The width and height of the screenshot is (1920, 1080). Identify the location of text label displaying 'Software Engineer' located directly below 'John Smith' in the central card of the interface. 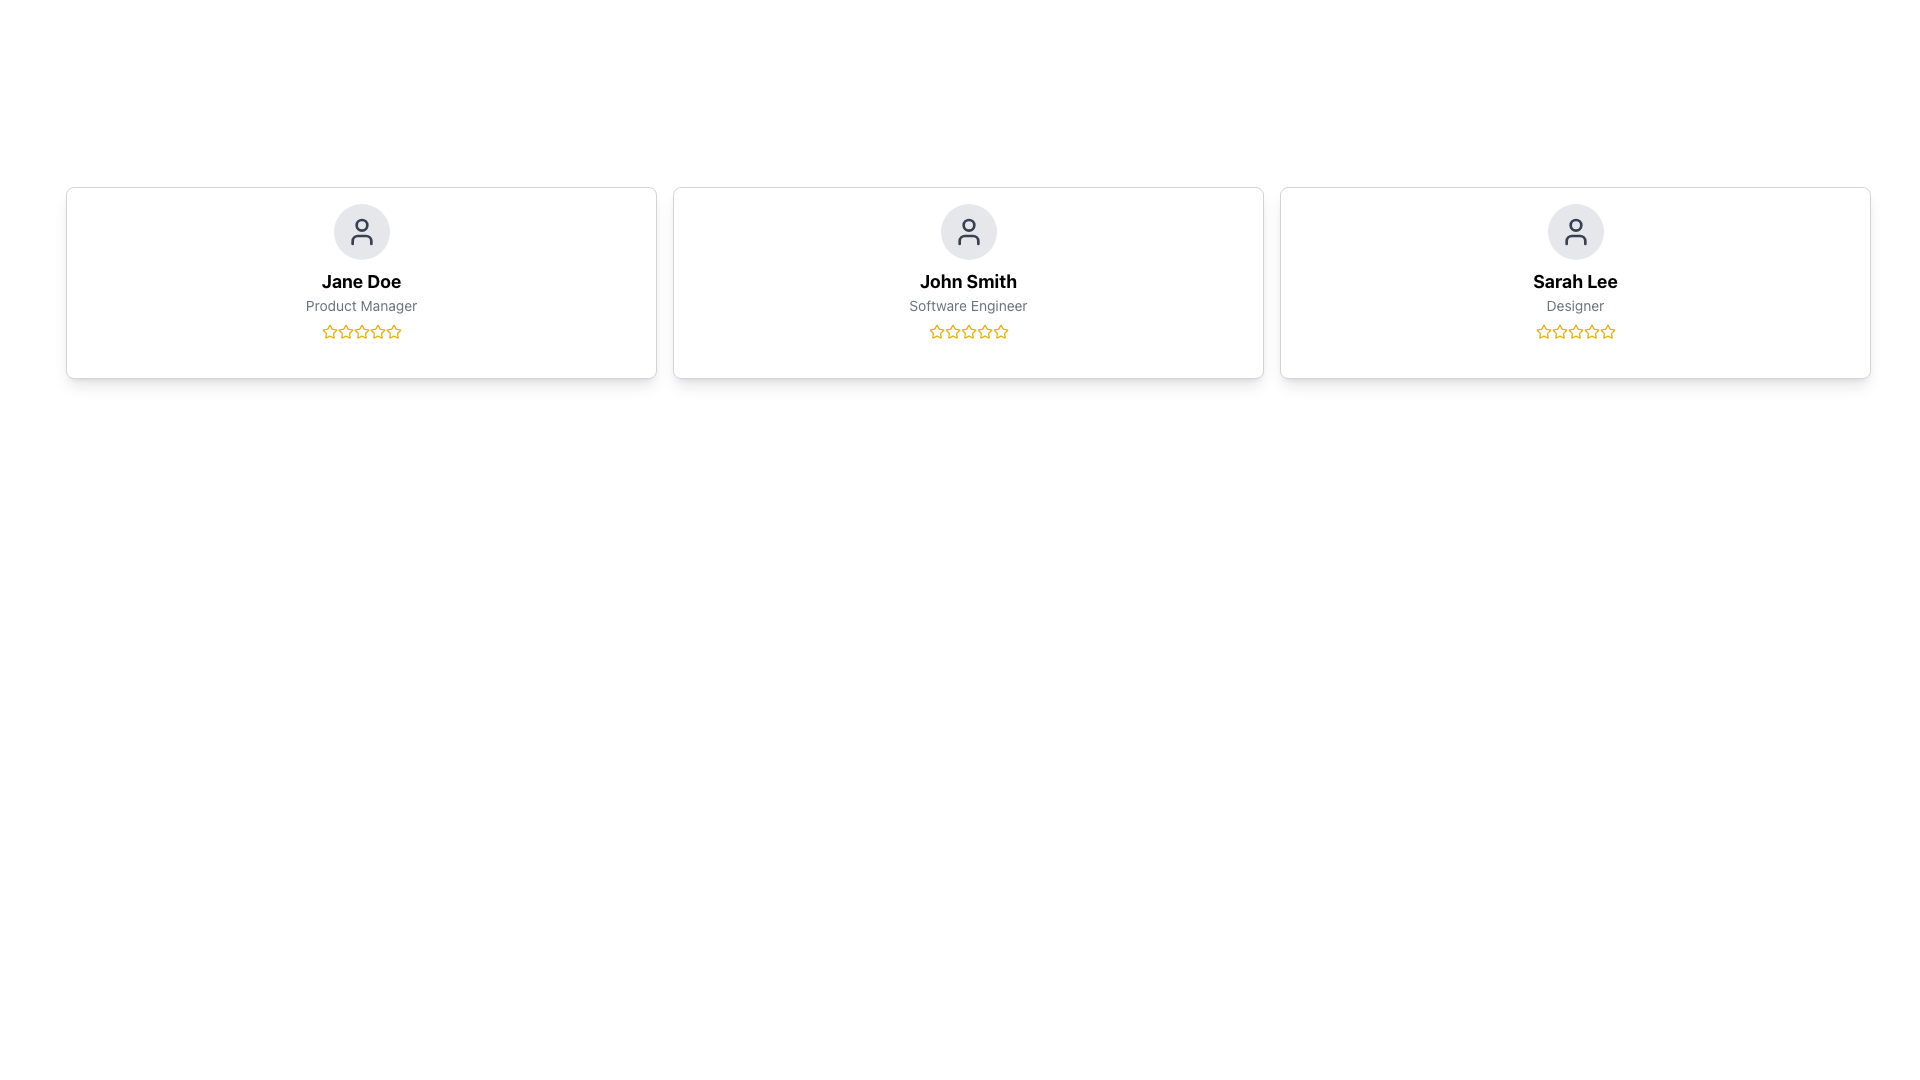
(968, 305).